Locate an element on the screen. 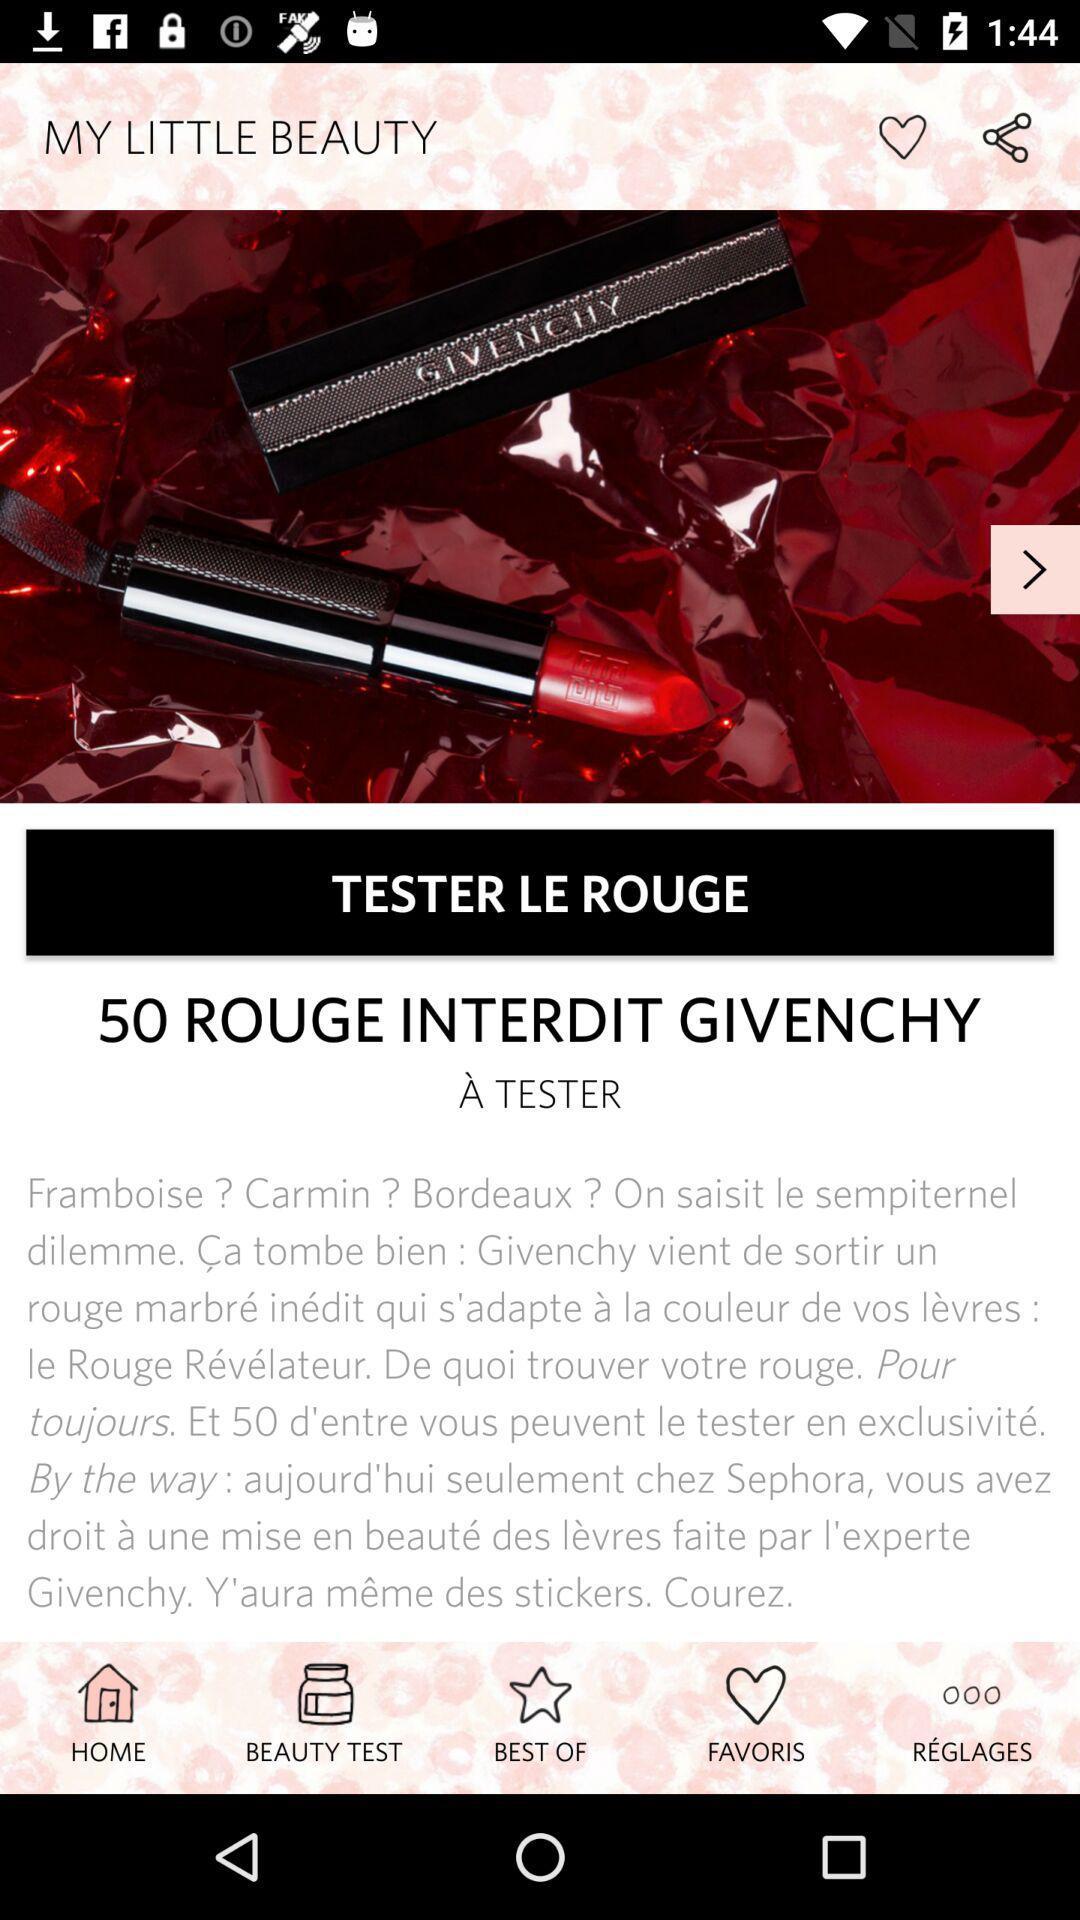 This screenshot has width=1080, height=1920. the item to the right of the beauty test item is located at coordinates (540, 1716).